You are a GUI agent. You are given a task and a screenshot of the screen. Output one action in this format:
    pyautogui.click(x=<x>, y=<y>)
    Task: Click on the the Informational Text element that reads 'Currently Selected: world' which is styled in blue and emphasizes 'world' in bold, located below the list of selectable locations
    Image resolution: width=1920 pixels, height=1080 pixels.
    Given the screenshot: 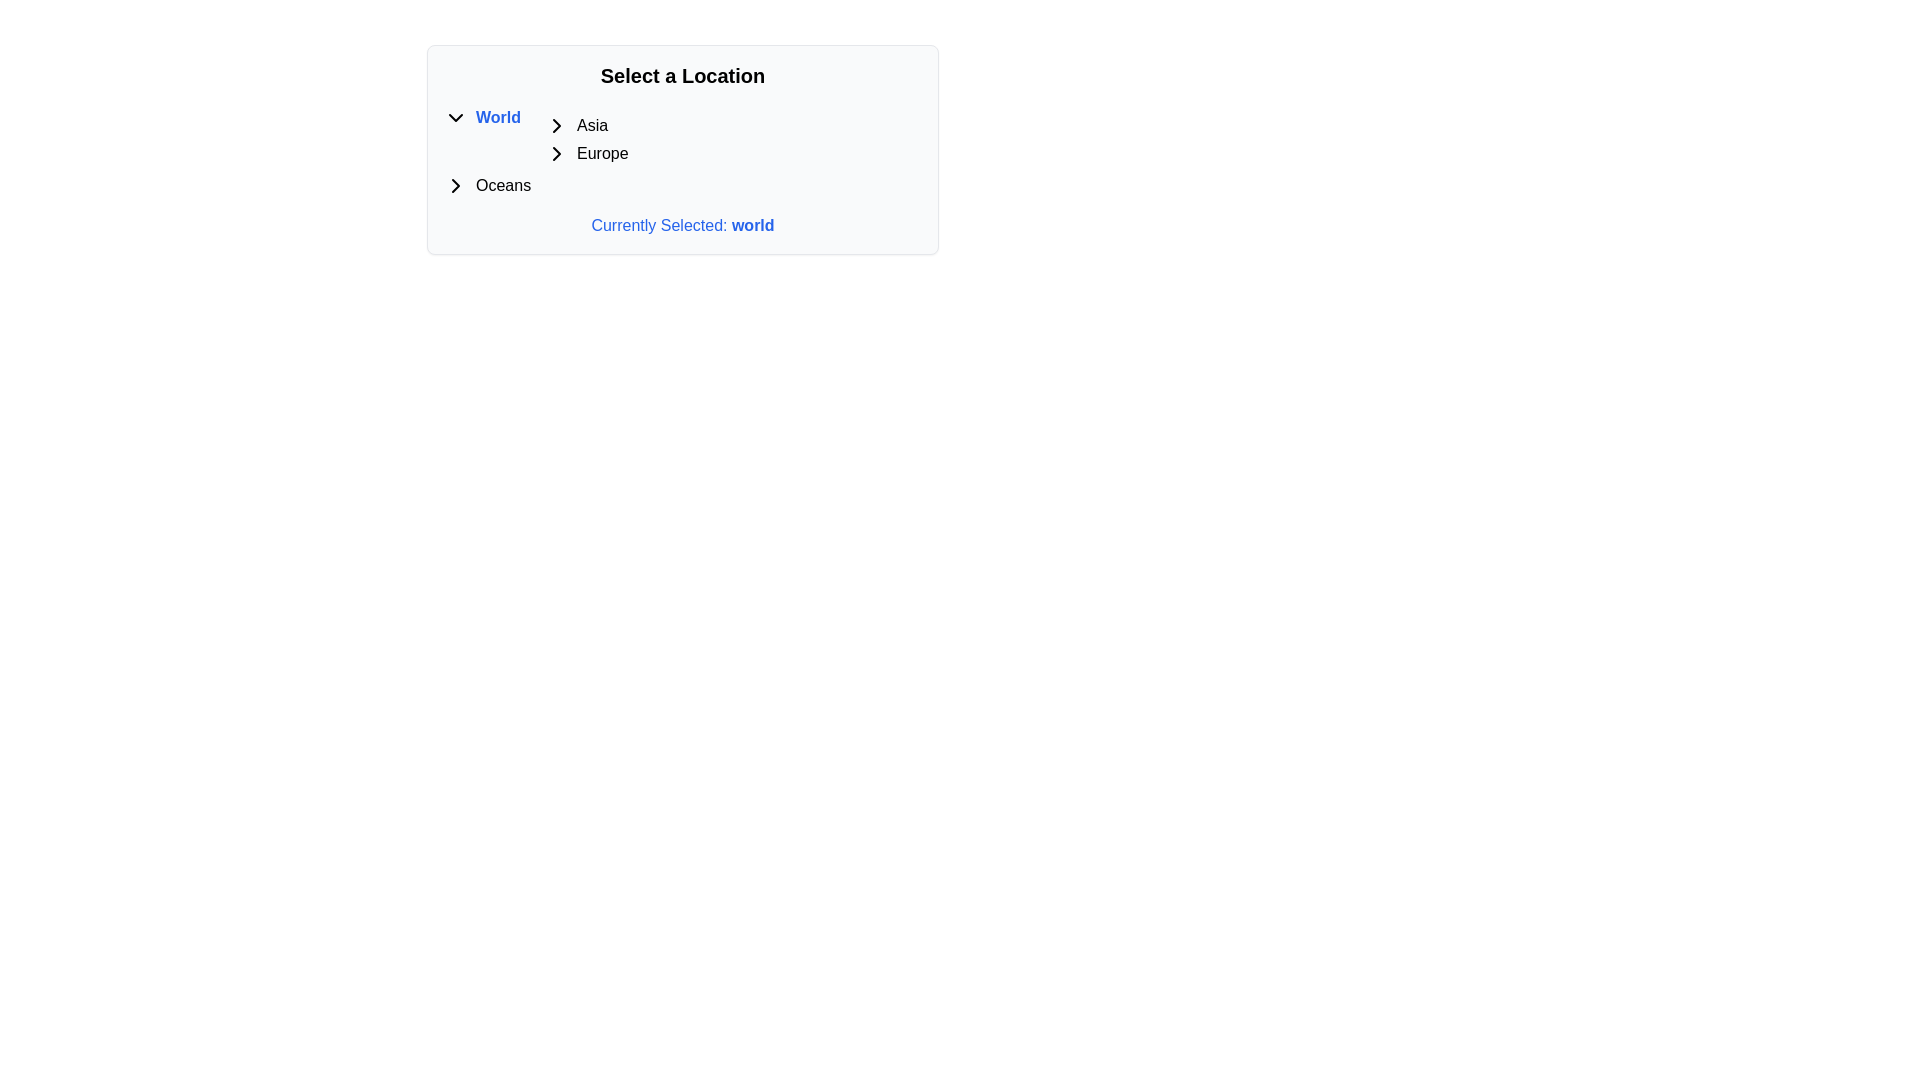 What is the action you would take?
    pyautogui.click(x=682, y=225)
    